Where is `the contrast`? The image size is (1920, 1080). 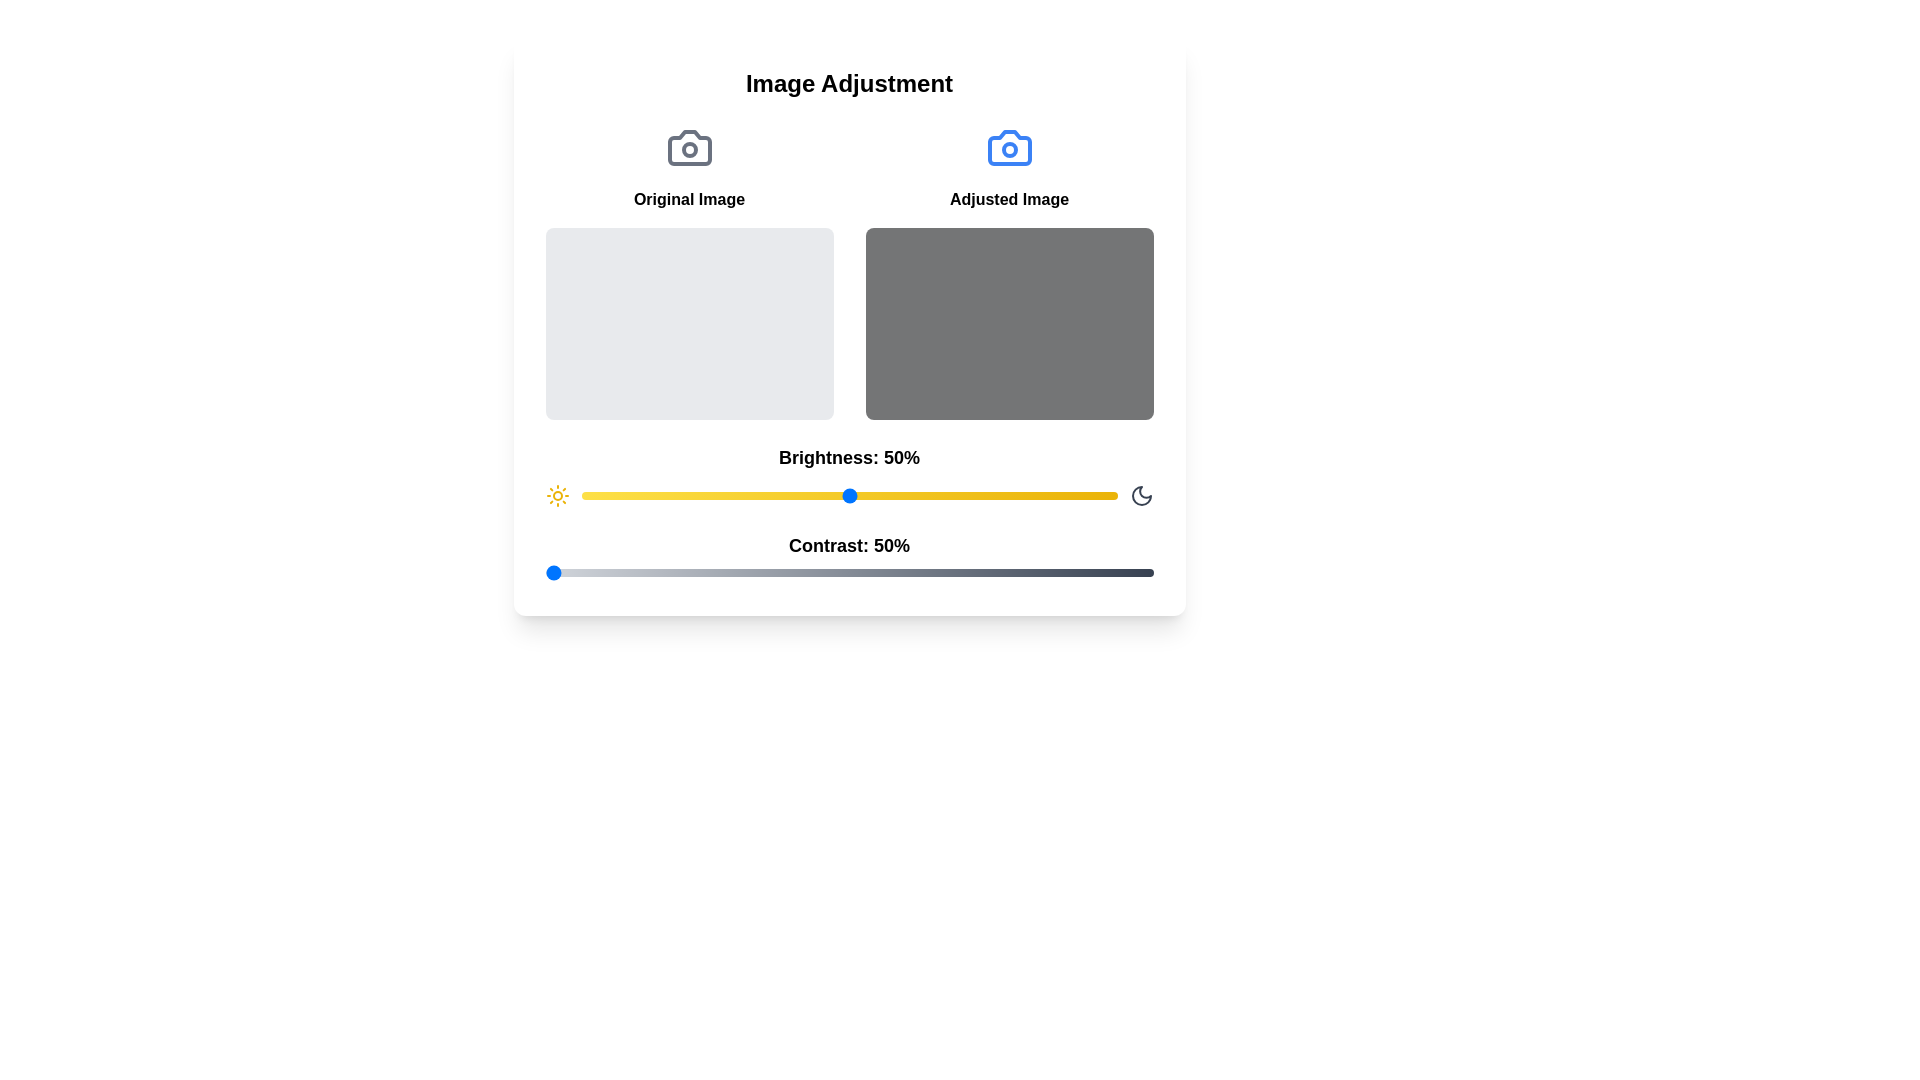 the contrast is located at coordinates (611, 573).